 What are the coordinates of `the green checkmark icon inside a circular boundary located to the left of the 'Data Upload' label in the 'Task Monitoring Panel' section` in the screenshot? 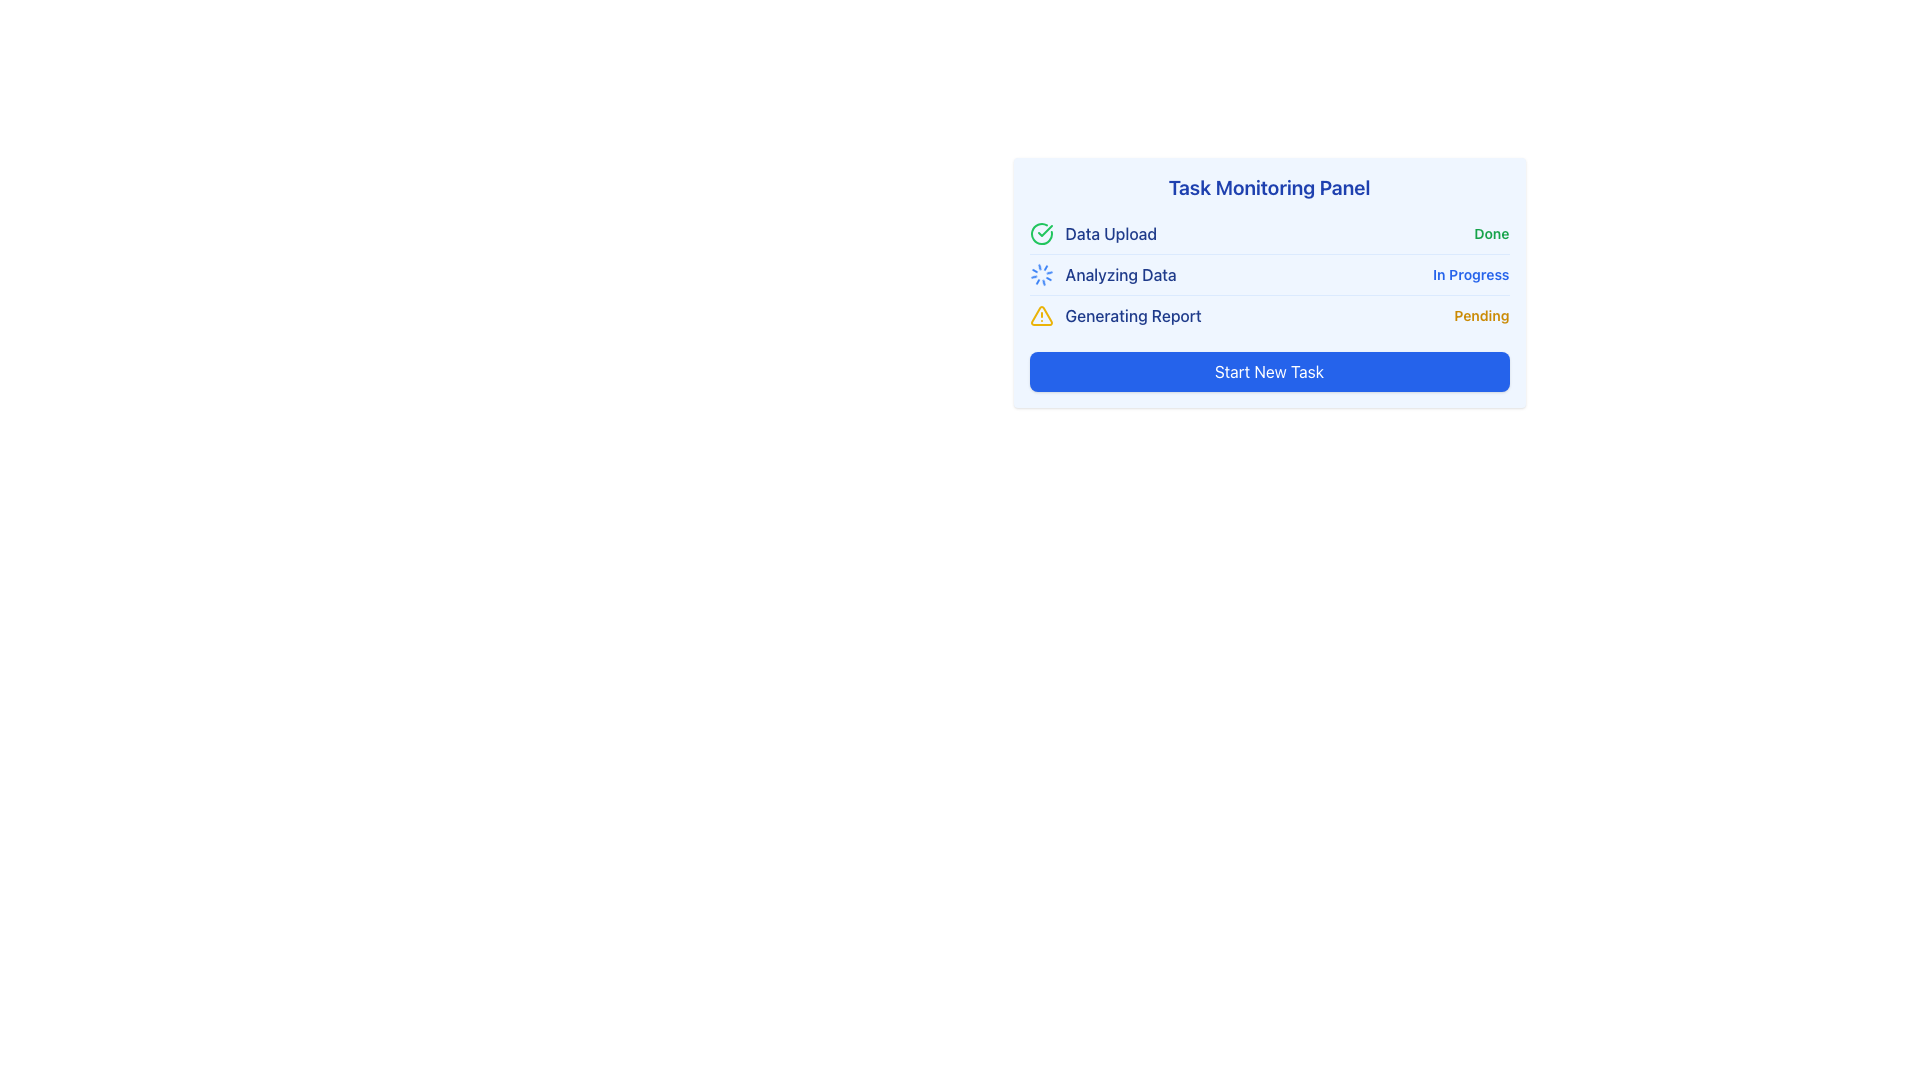 It's located at (1044, 230).